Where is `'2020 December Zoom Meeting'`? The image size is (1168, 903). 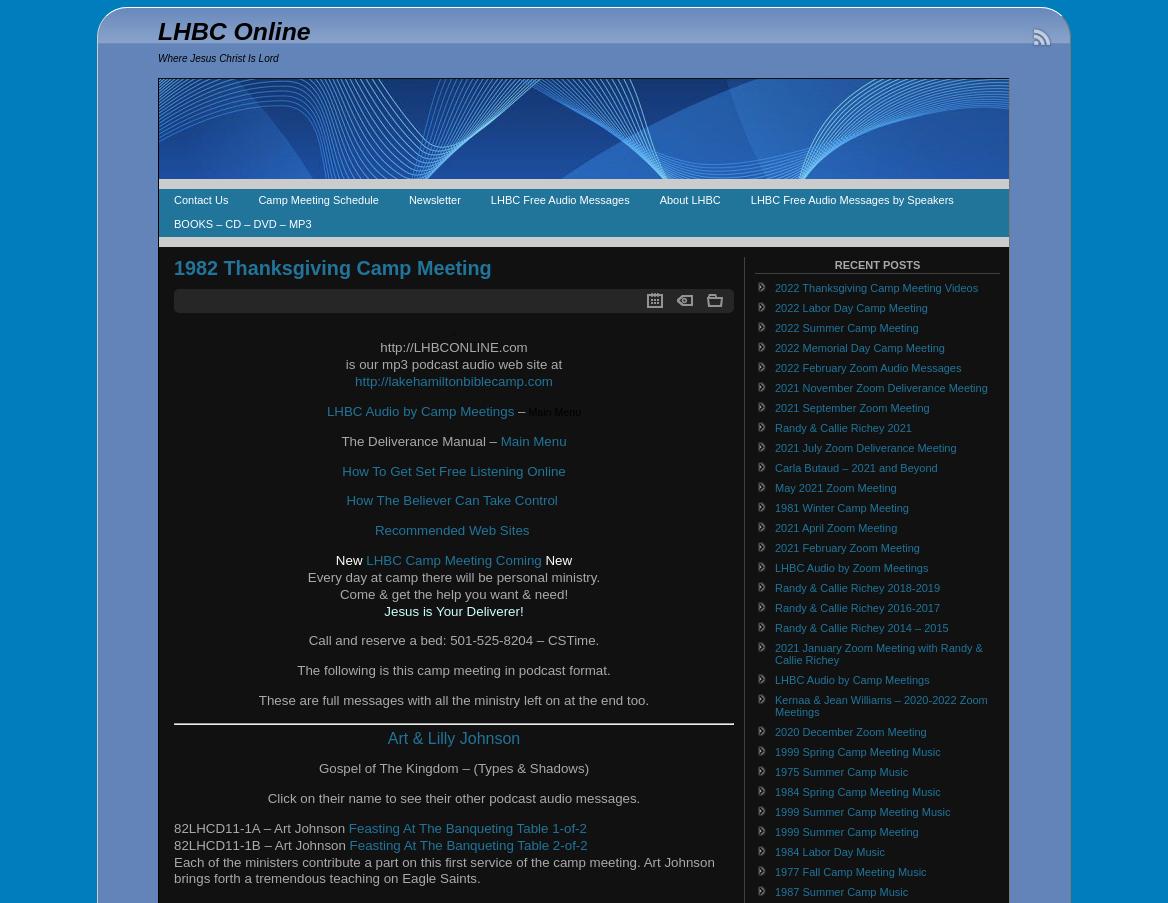 '2020 December Zoom Meeting' is located at coordinates (849, 730).